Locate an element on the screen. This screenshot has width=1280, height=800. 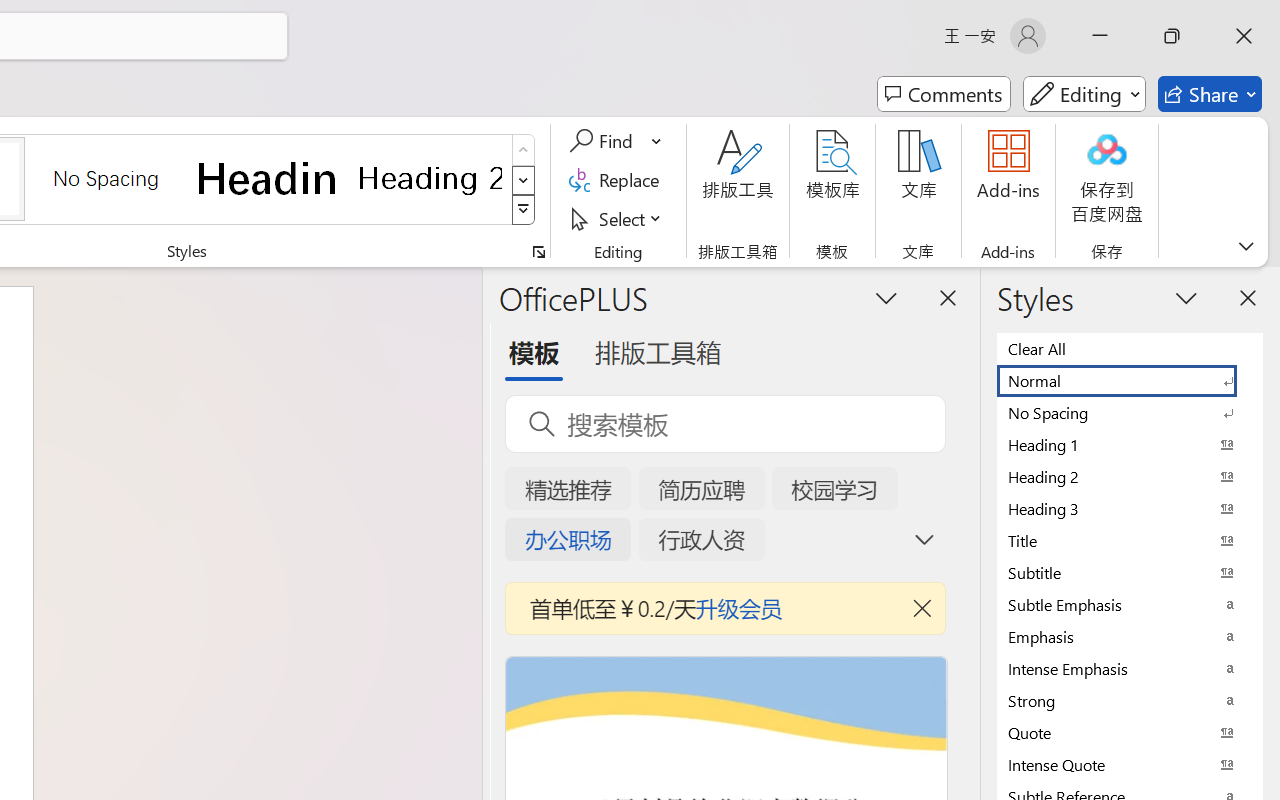
'Strong' is located at coordinates (1130, 700).